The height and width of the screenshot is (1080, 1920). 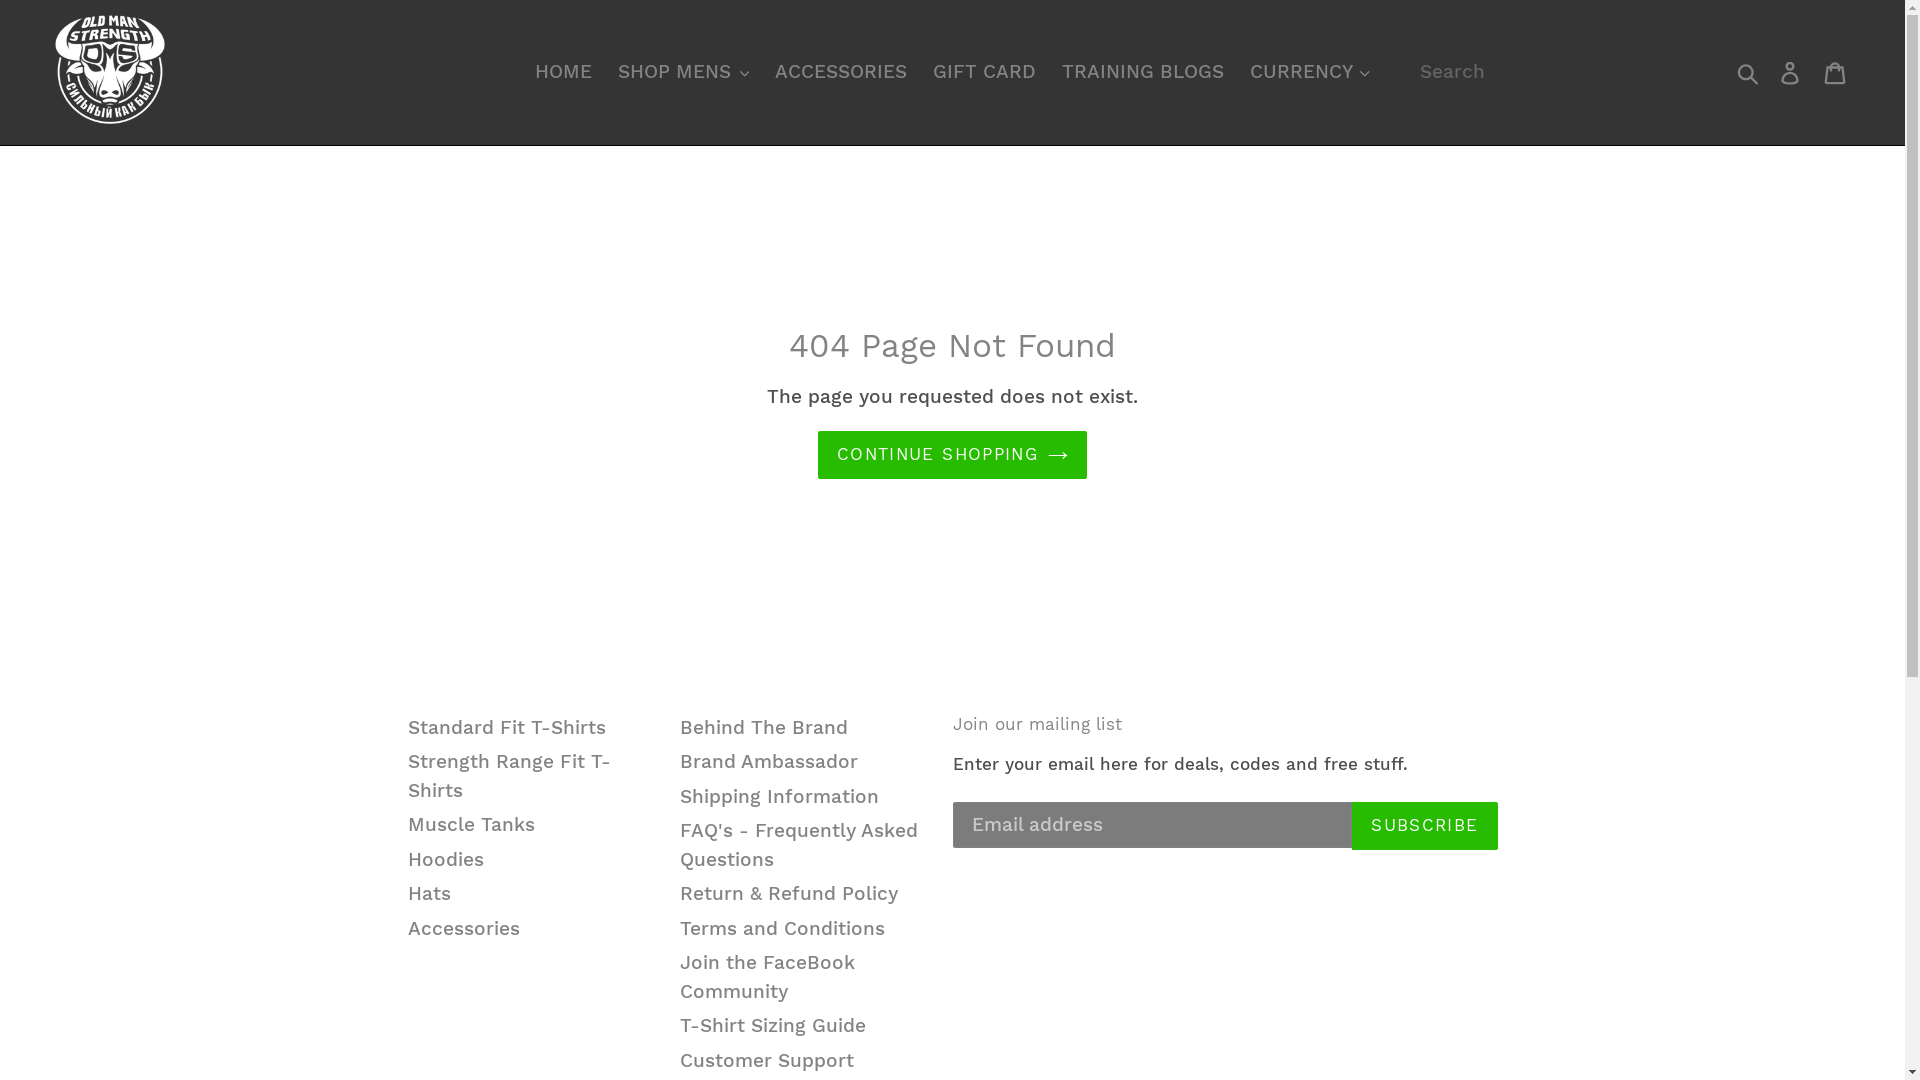 What do you see at coordinates (1791, 71) in the screenshot?
I see `'Log in'` at bounding box center [1791, 71].